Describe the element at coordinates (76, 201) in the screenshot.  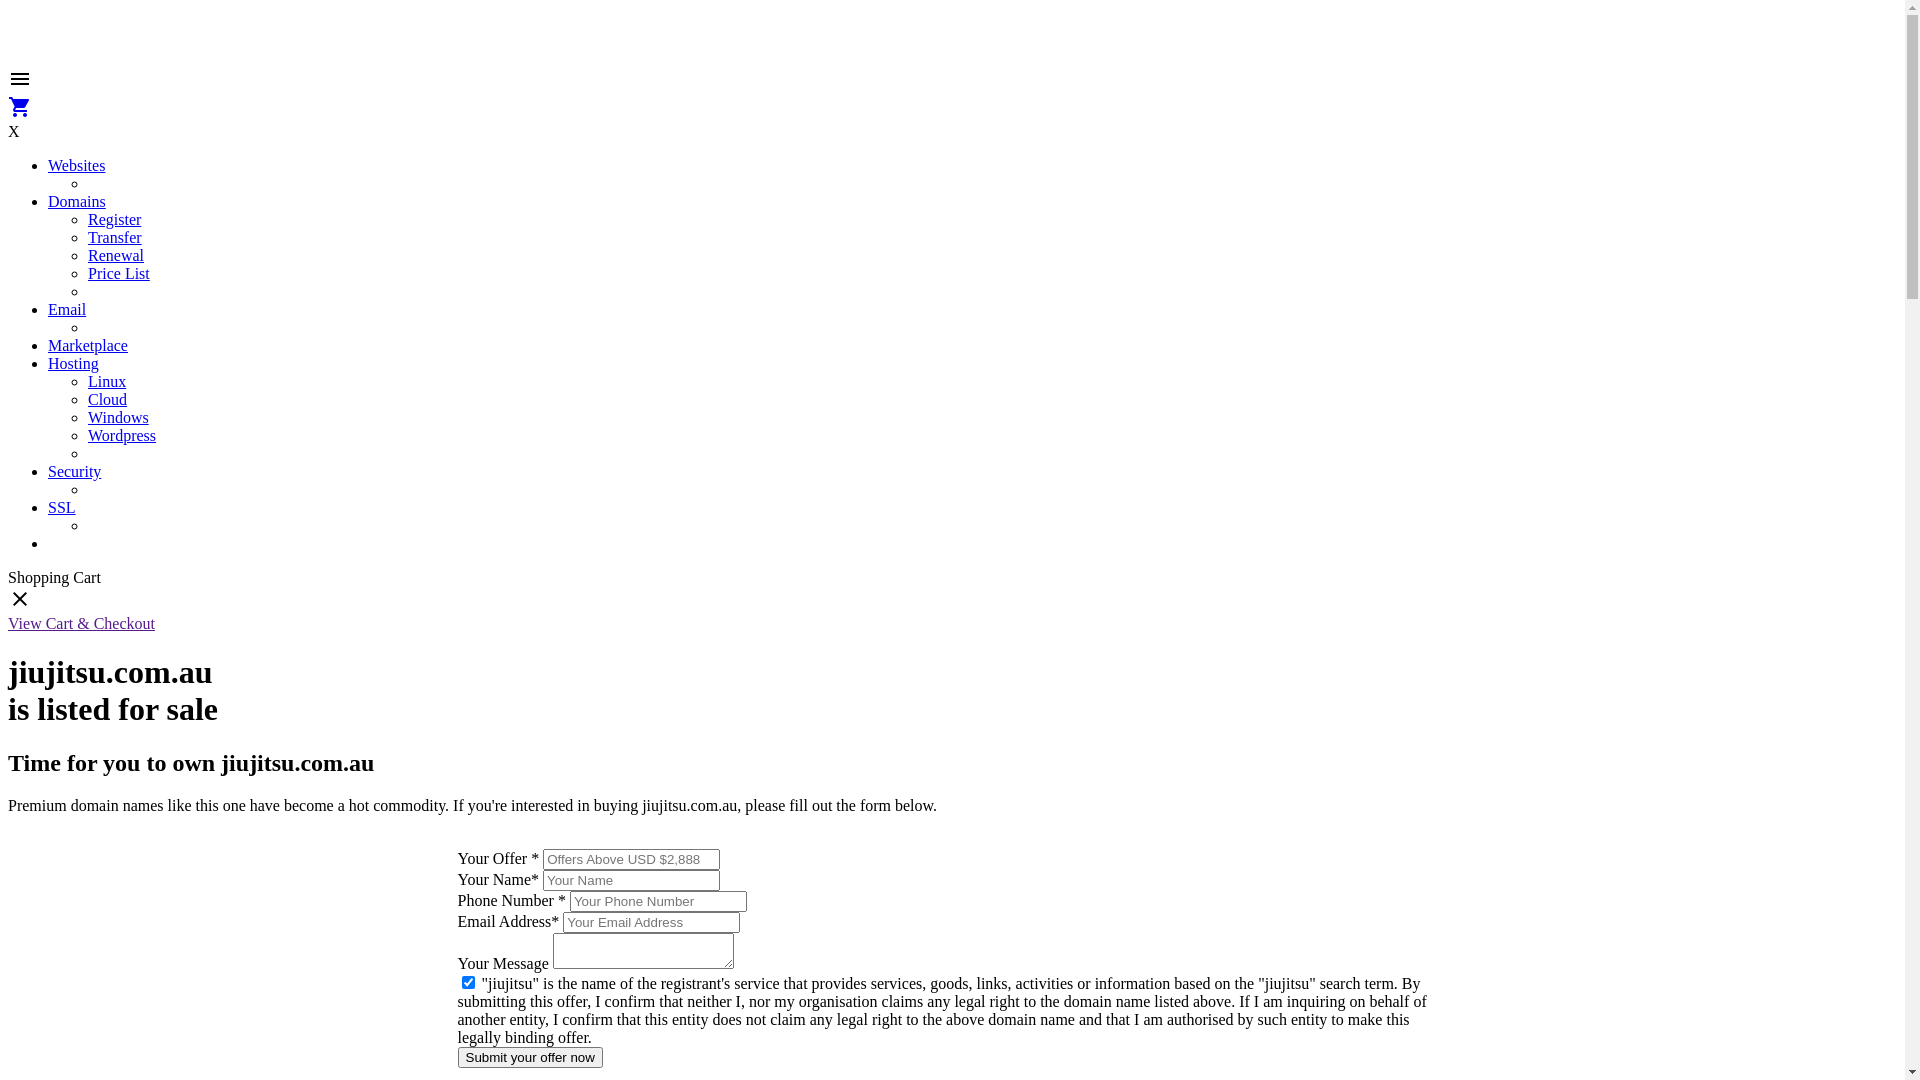
I see `'Domains'` at that location.